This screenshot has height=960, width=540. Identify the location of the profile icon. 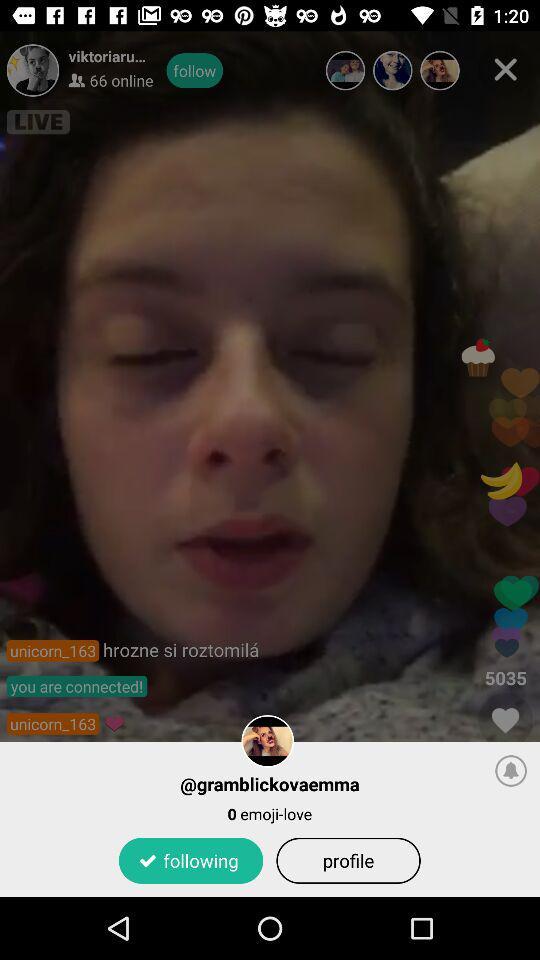
(347, 859).